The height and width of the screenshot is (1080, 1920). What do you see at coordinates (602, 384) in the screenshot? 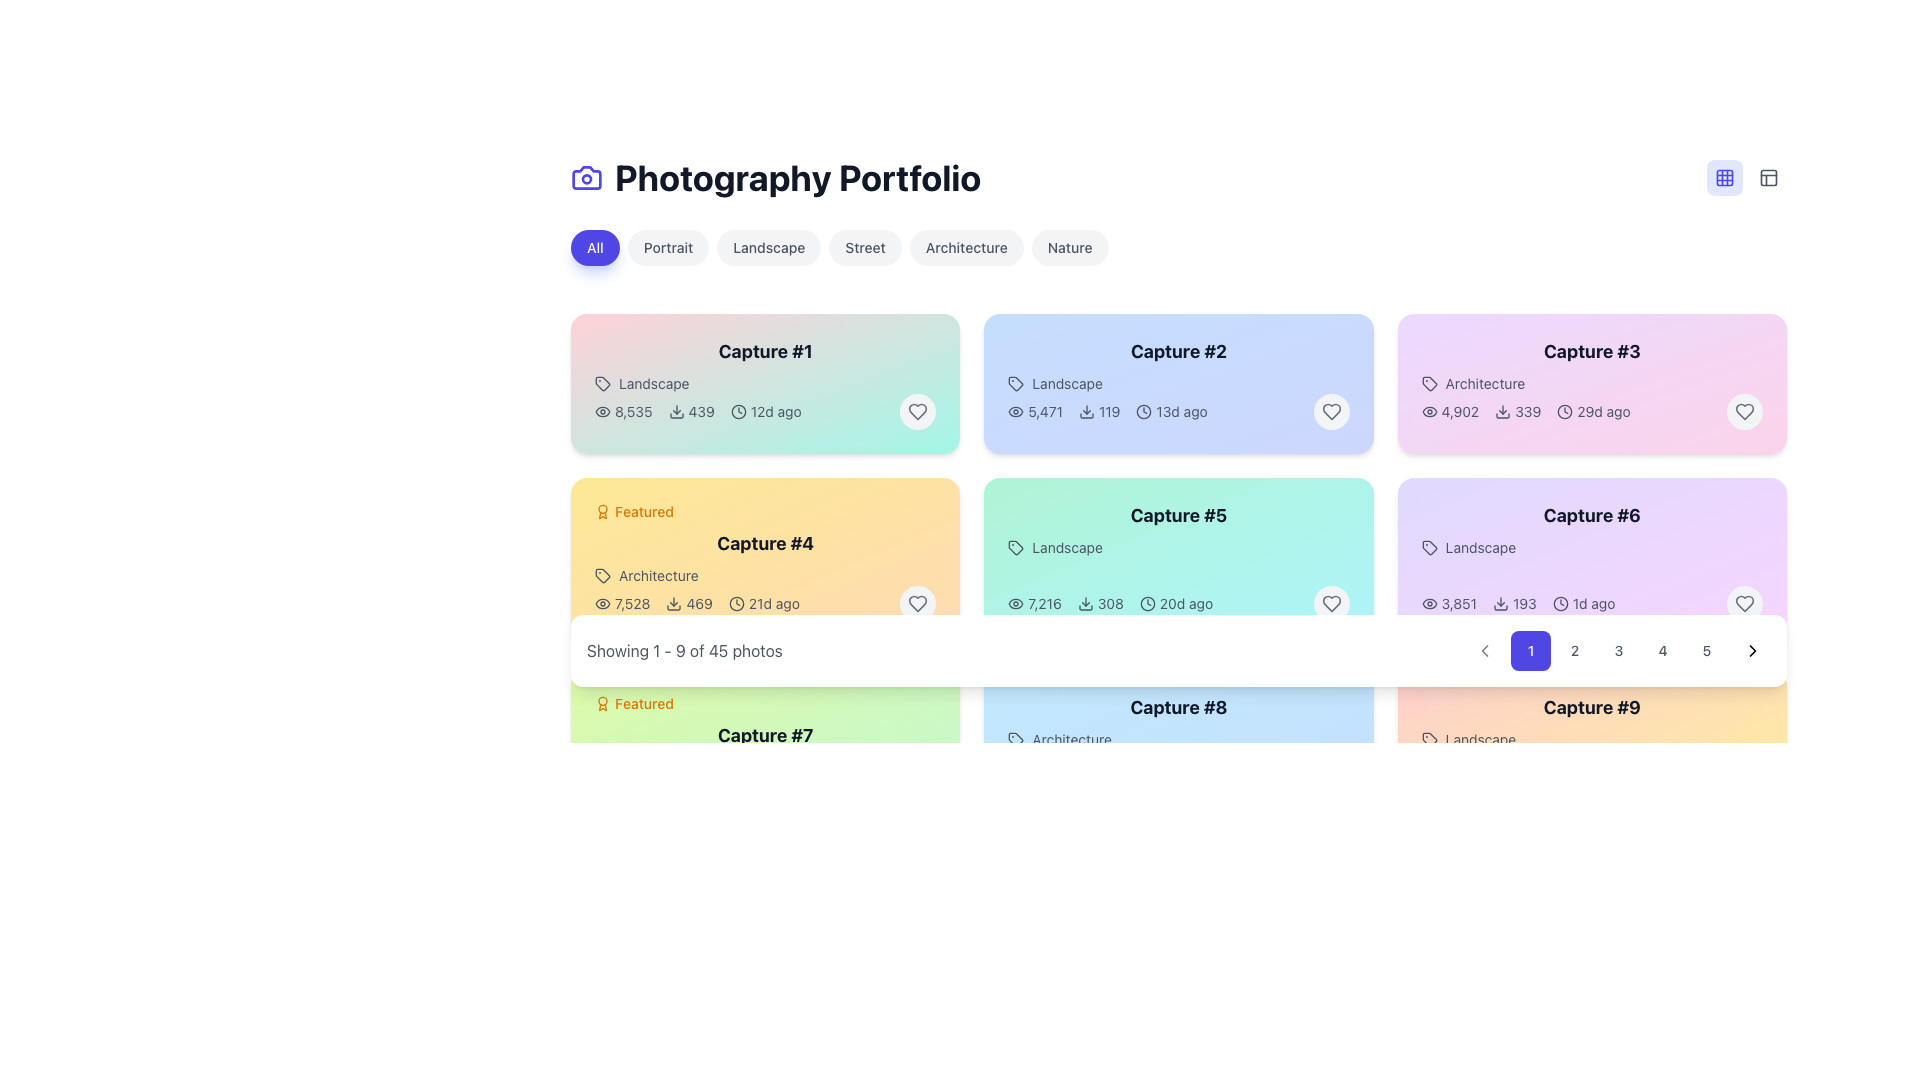
I see `the SVG Icon representing 'Landscape' located to the left of the text label in the top-left quadrant of the page` at bounding box center [602, 384].